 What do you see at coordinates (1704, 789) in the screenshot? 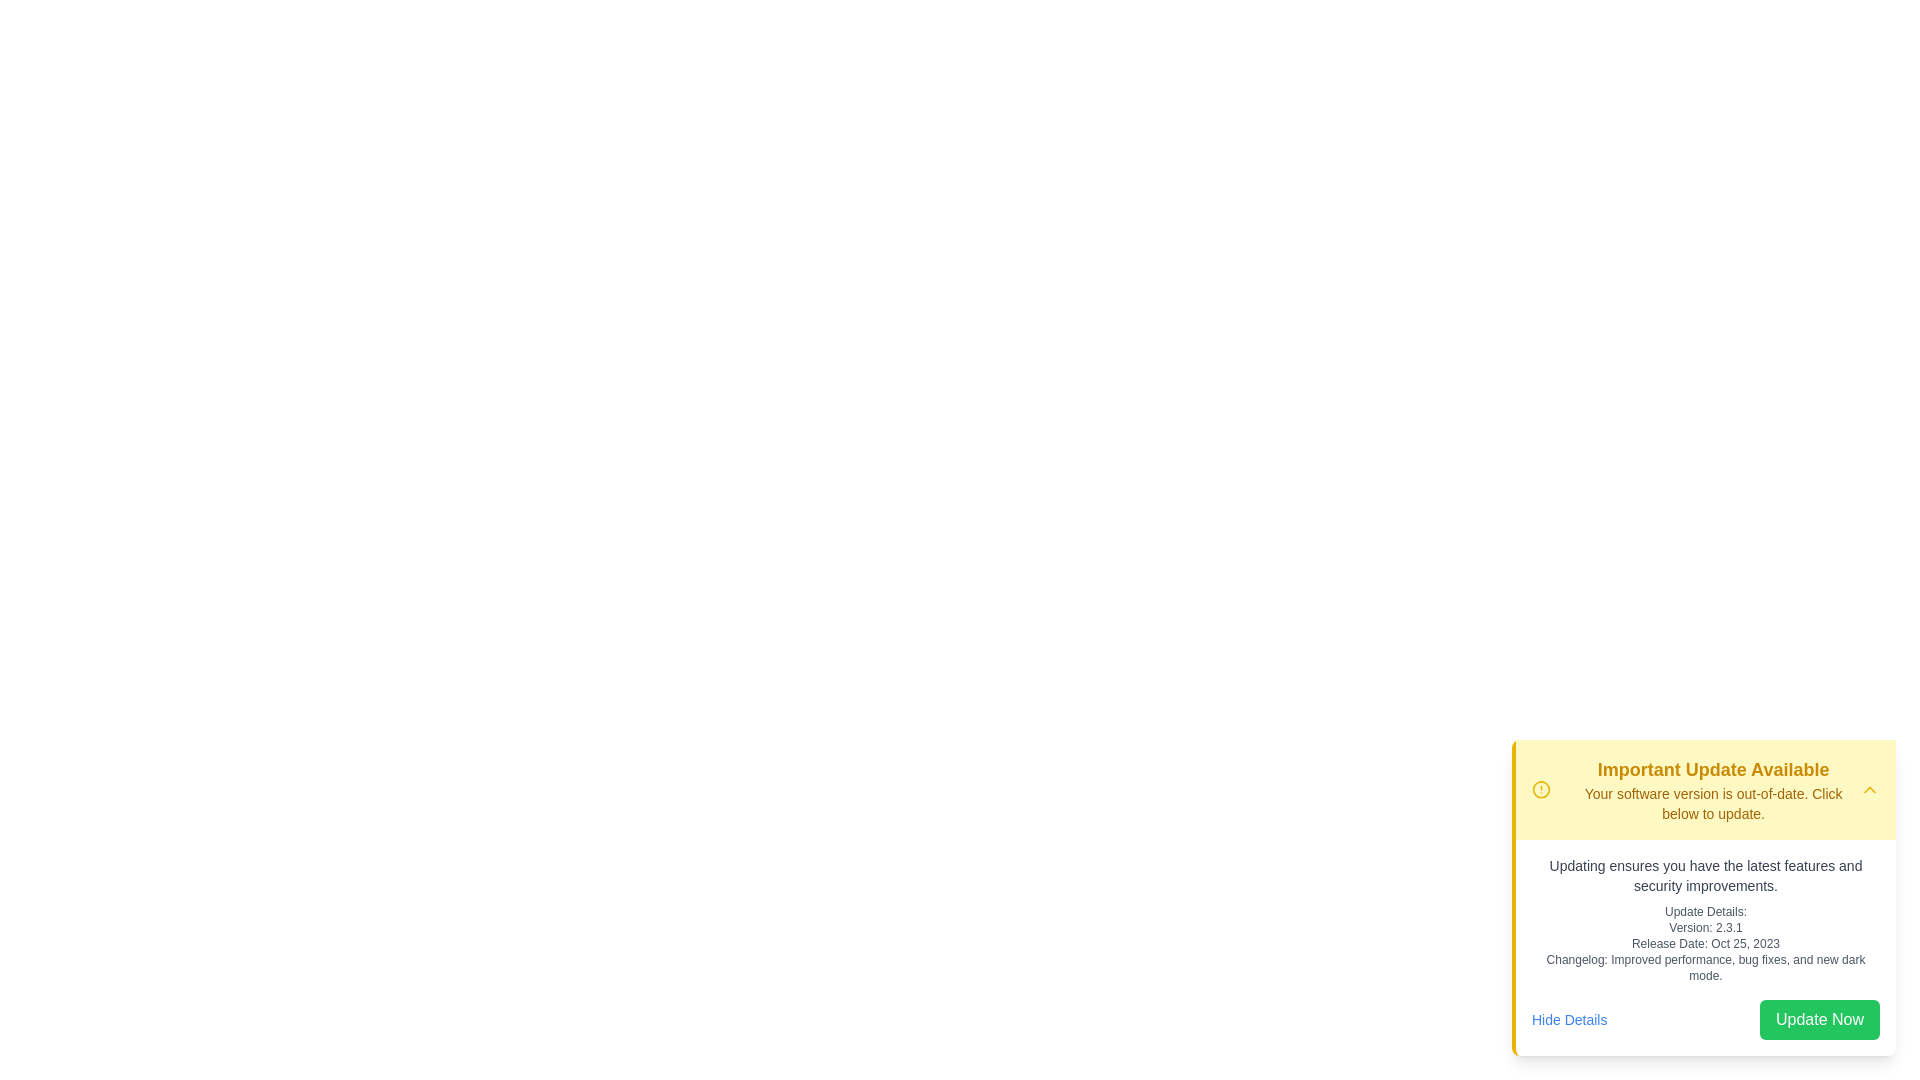
I see `the right arrow icon in the Notification Banner Header to toggle the visibility of additional details` at bounding box center [1704, 789].